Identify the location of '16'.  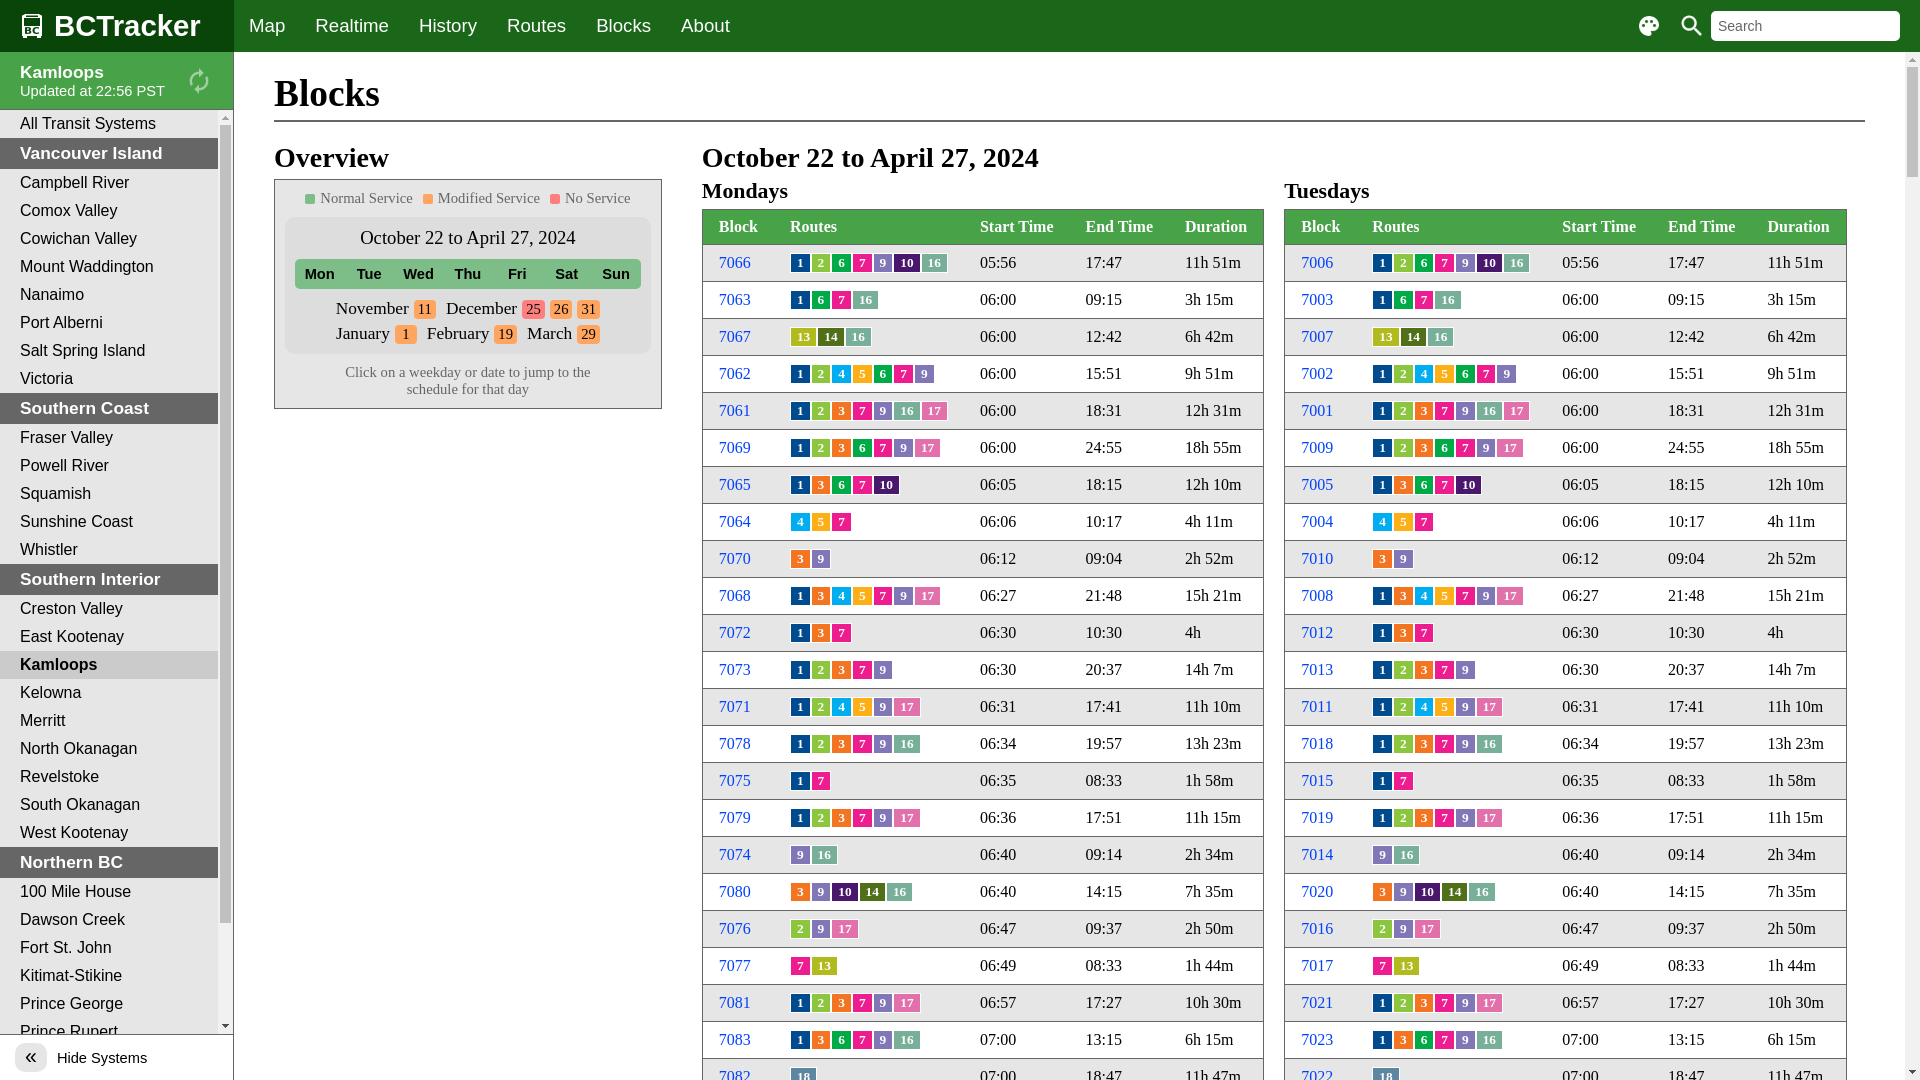
(1489, 410).